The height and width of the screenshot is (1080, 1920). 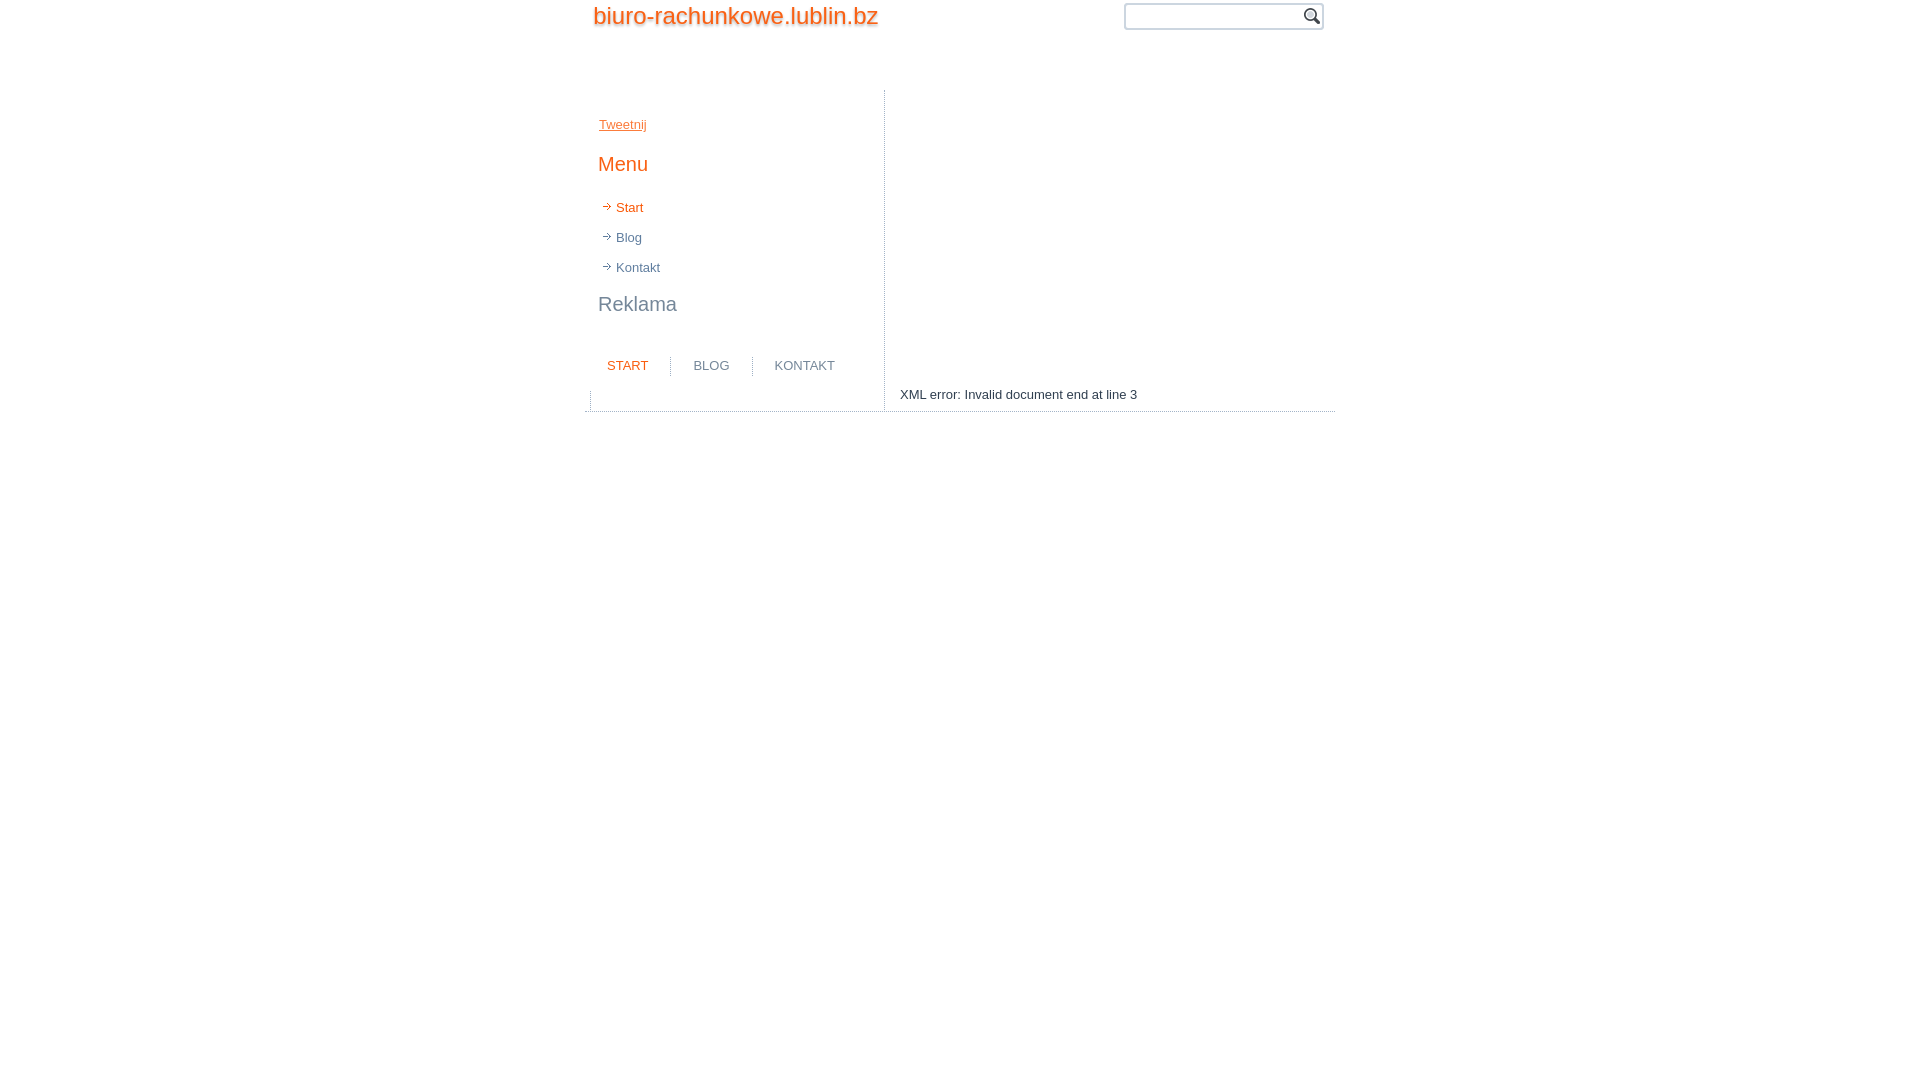 What do you see at coordinates (960, 224) in the screenshot?
I see `'Advertisement'` at bounding box center [960, 224].